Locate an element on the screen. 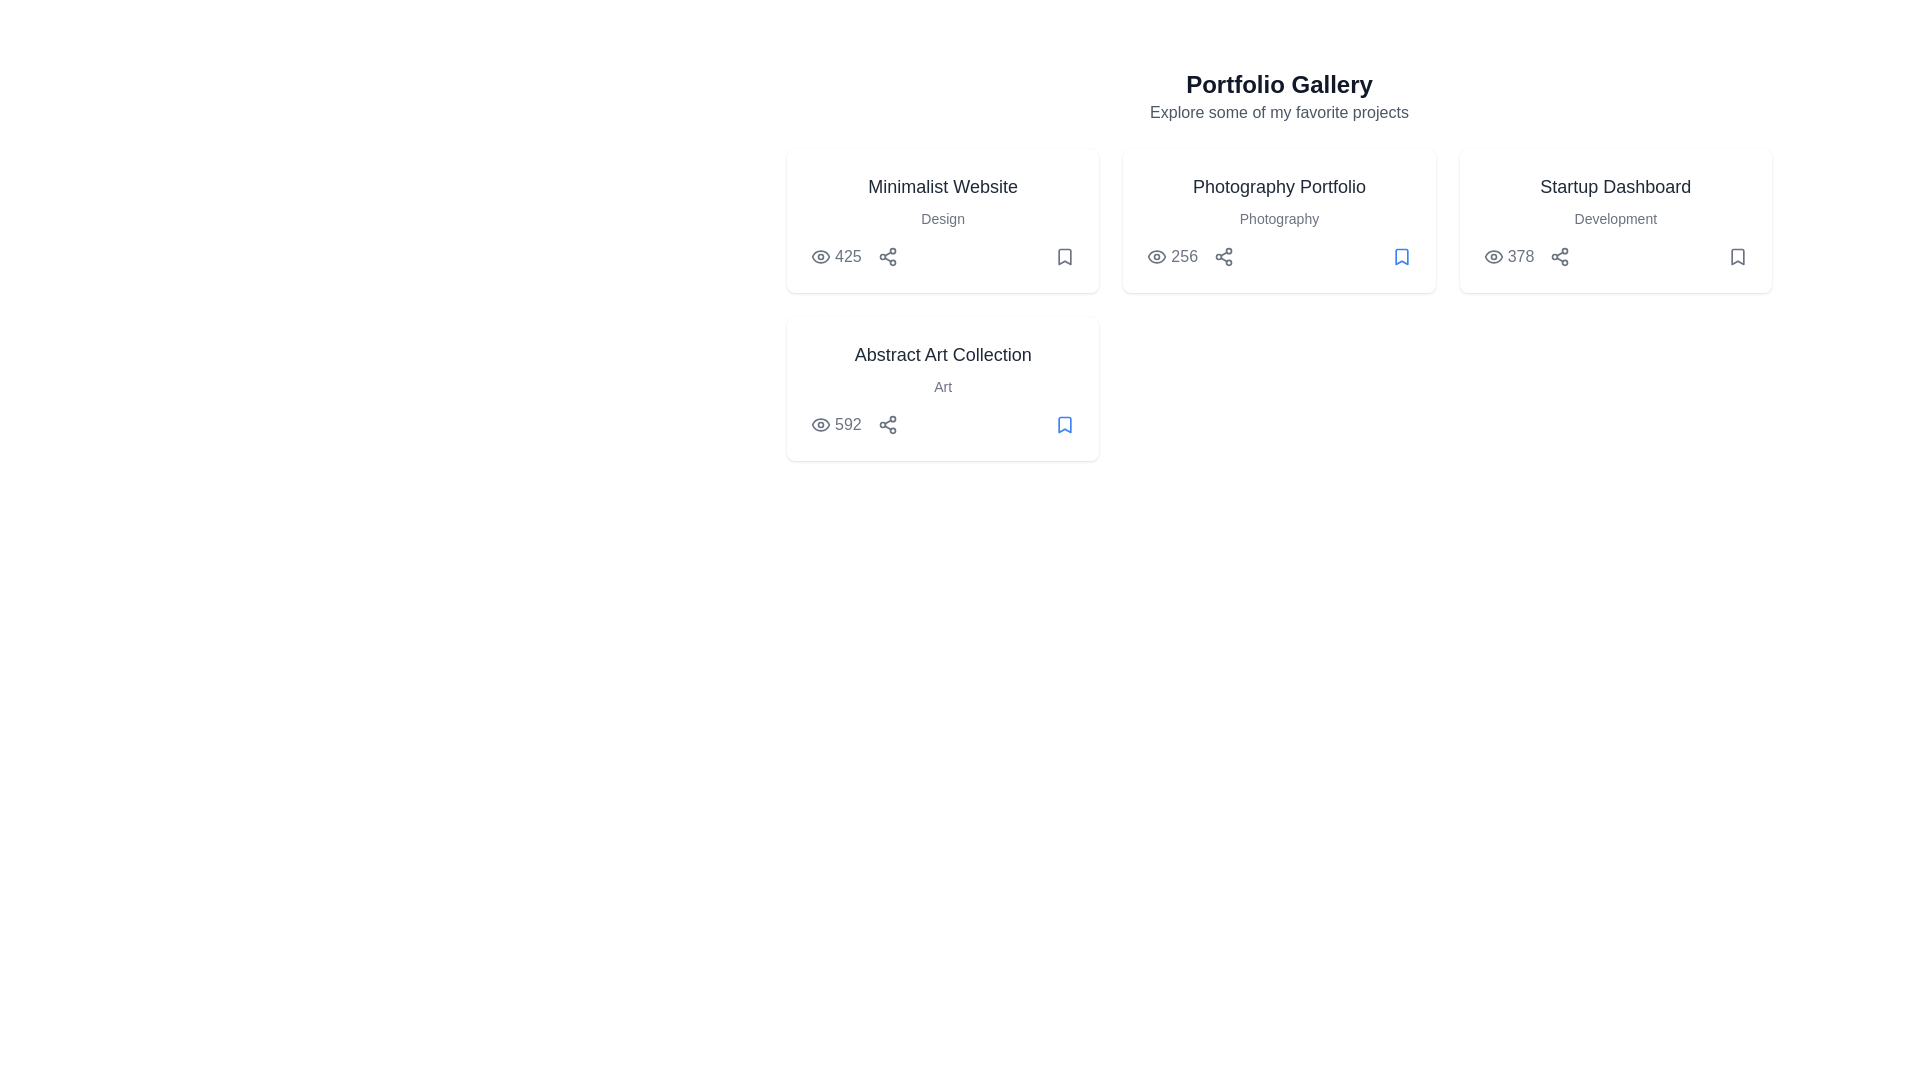 The height and width of the screenshot is (1080, 1920). the eye icon located next to the number '592' in the card labeled 'Abstract Art Collection' is located at coordinates (820, 423).